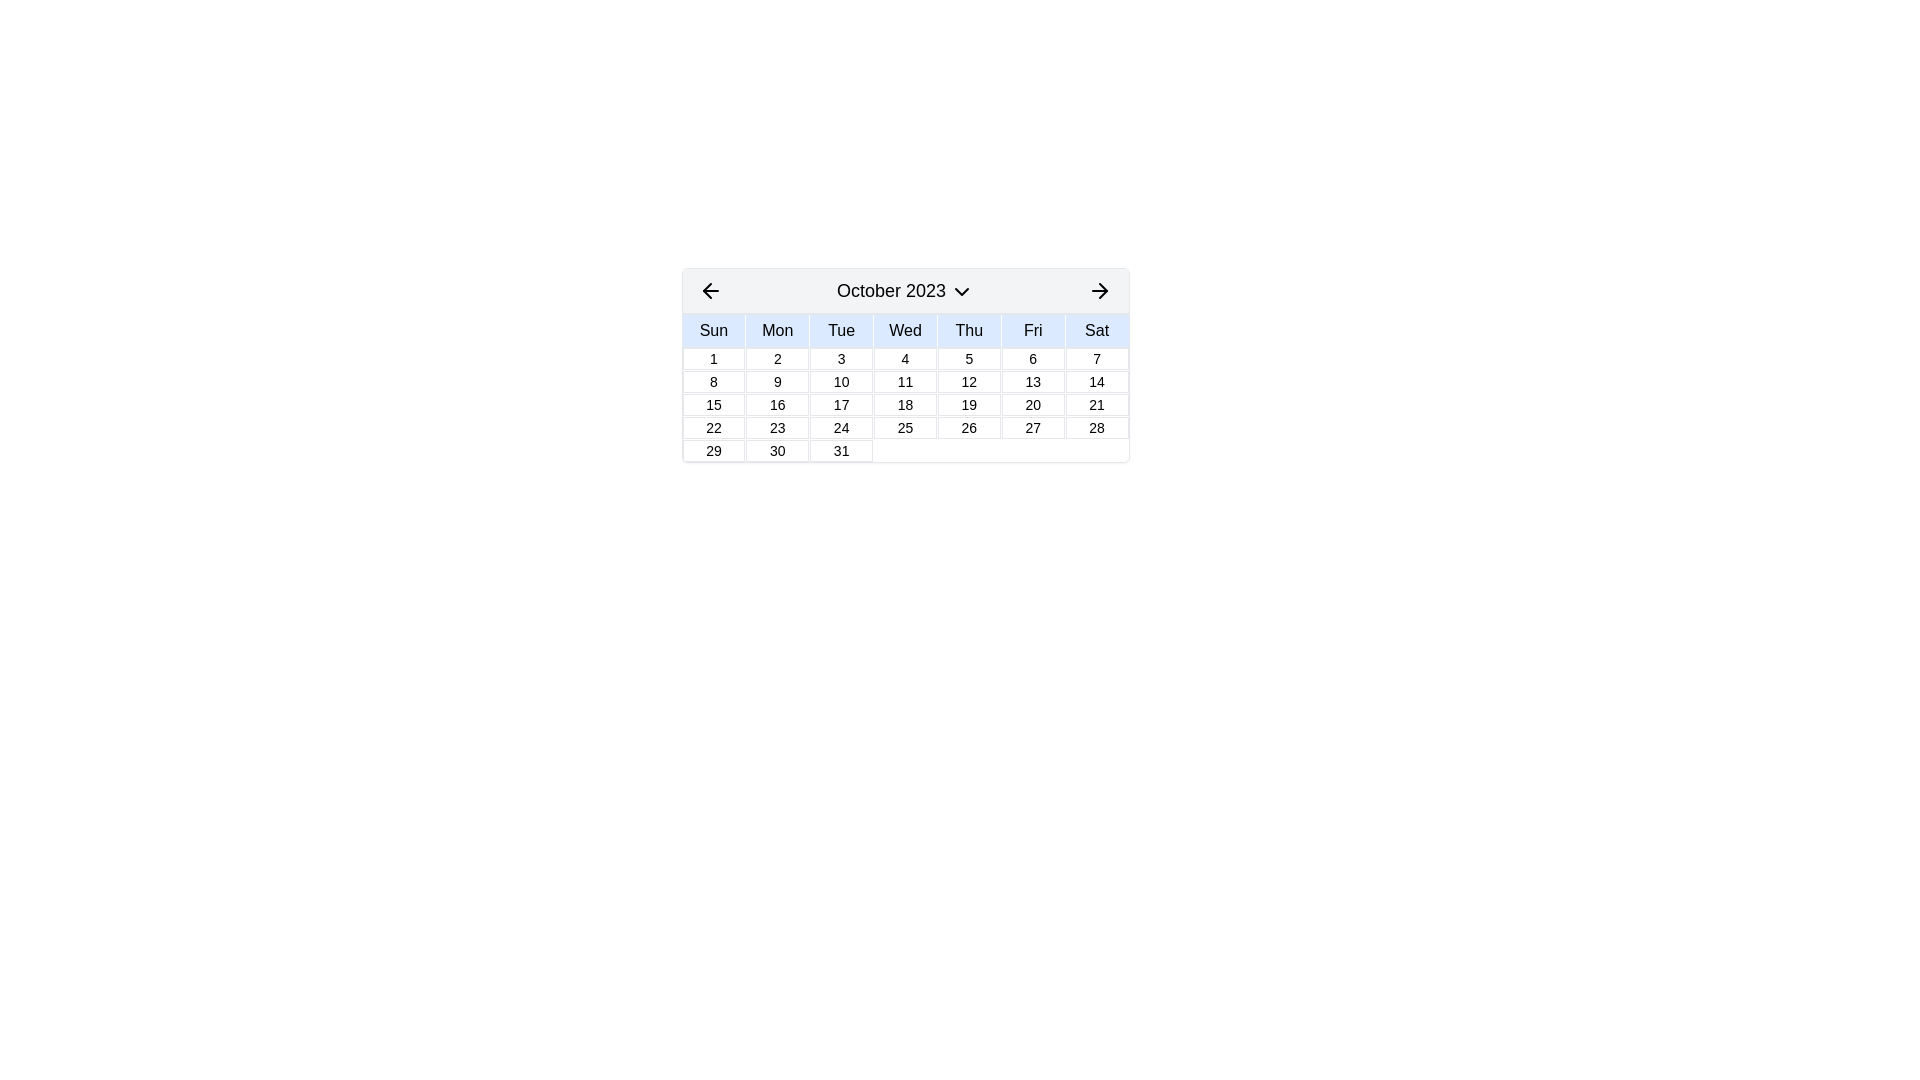 This screenshot has width=1920, height=1080. I want to click on the calendar day '27' text label located in the last row and fifth column of the calendar grid, so click(1033, 427).